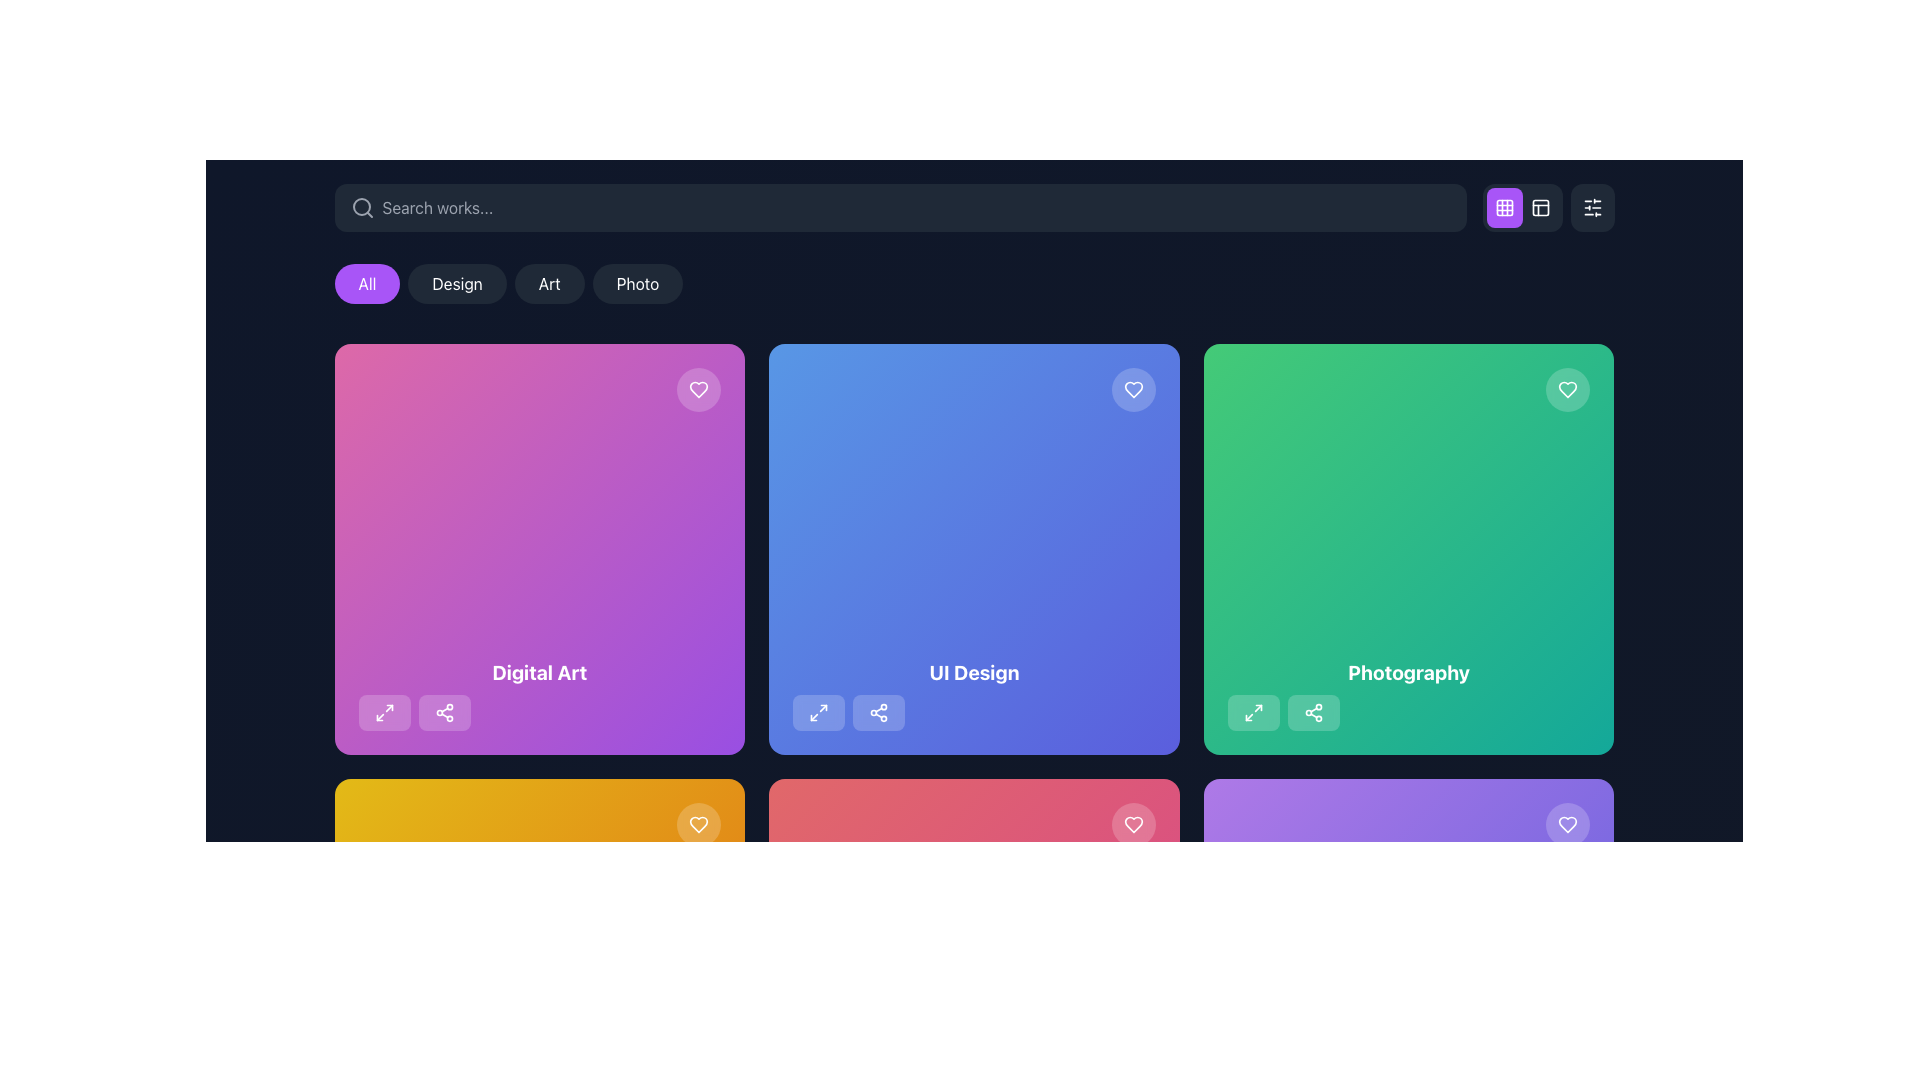 This screenshot has height=1080, width=1920. What do you see at coordinates (361, 207) in the screenshot?
I see `the SVG circle graphic within the magnifying glass icon, which is located to the left of the search input field, to inspect it` at bounding box center [361, 207].